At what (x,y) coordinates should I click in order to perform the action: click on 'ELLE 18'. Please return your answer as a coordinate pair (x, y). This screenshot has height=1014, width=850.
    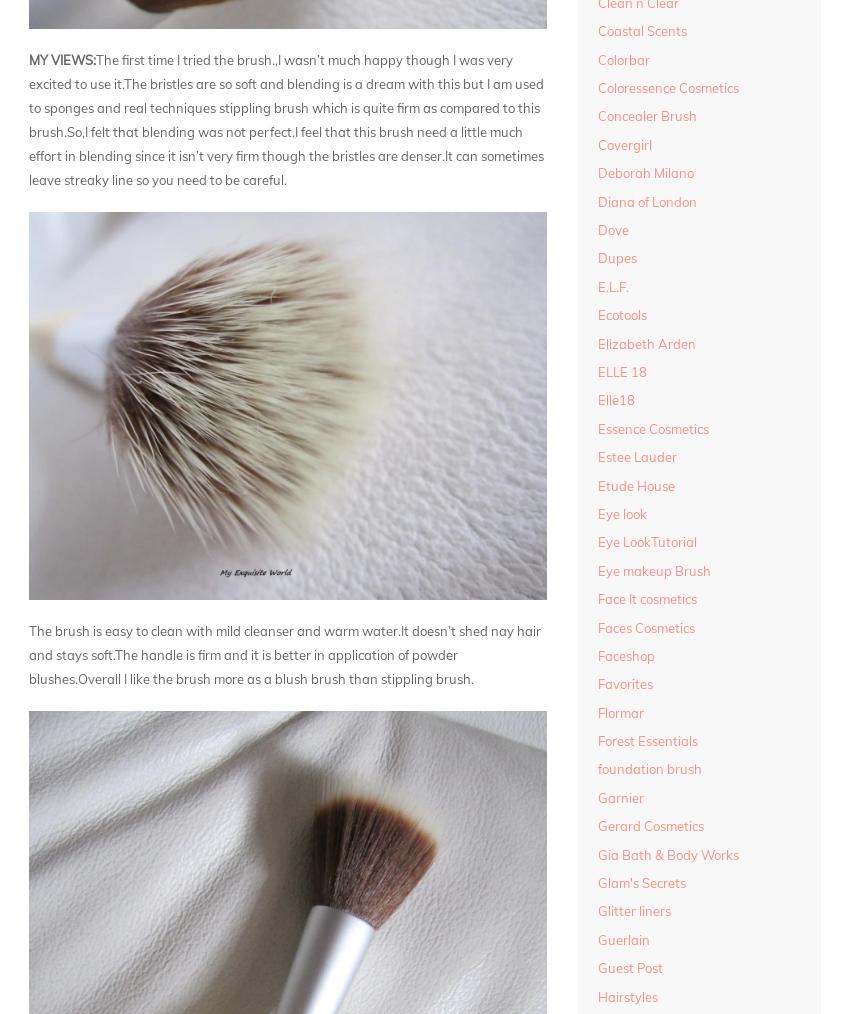
    Looking at the image, I should click on (596, 371).